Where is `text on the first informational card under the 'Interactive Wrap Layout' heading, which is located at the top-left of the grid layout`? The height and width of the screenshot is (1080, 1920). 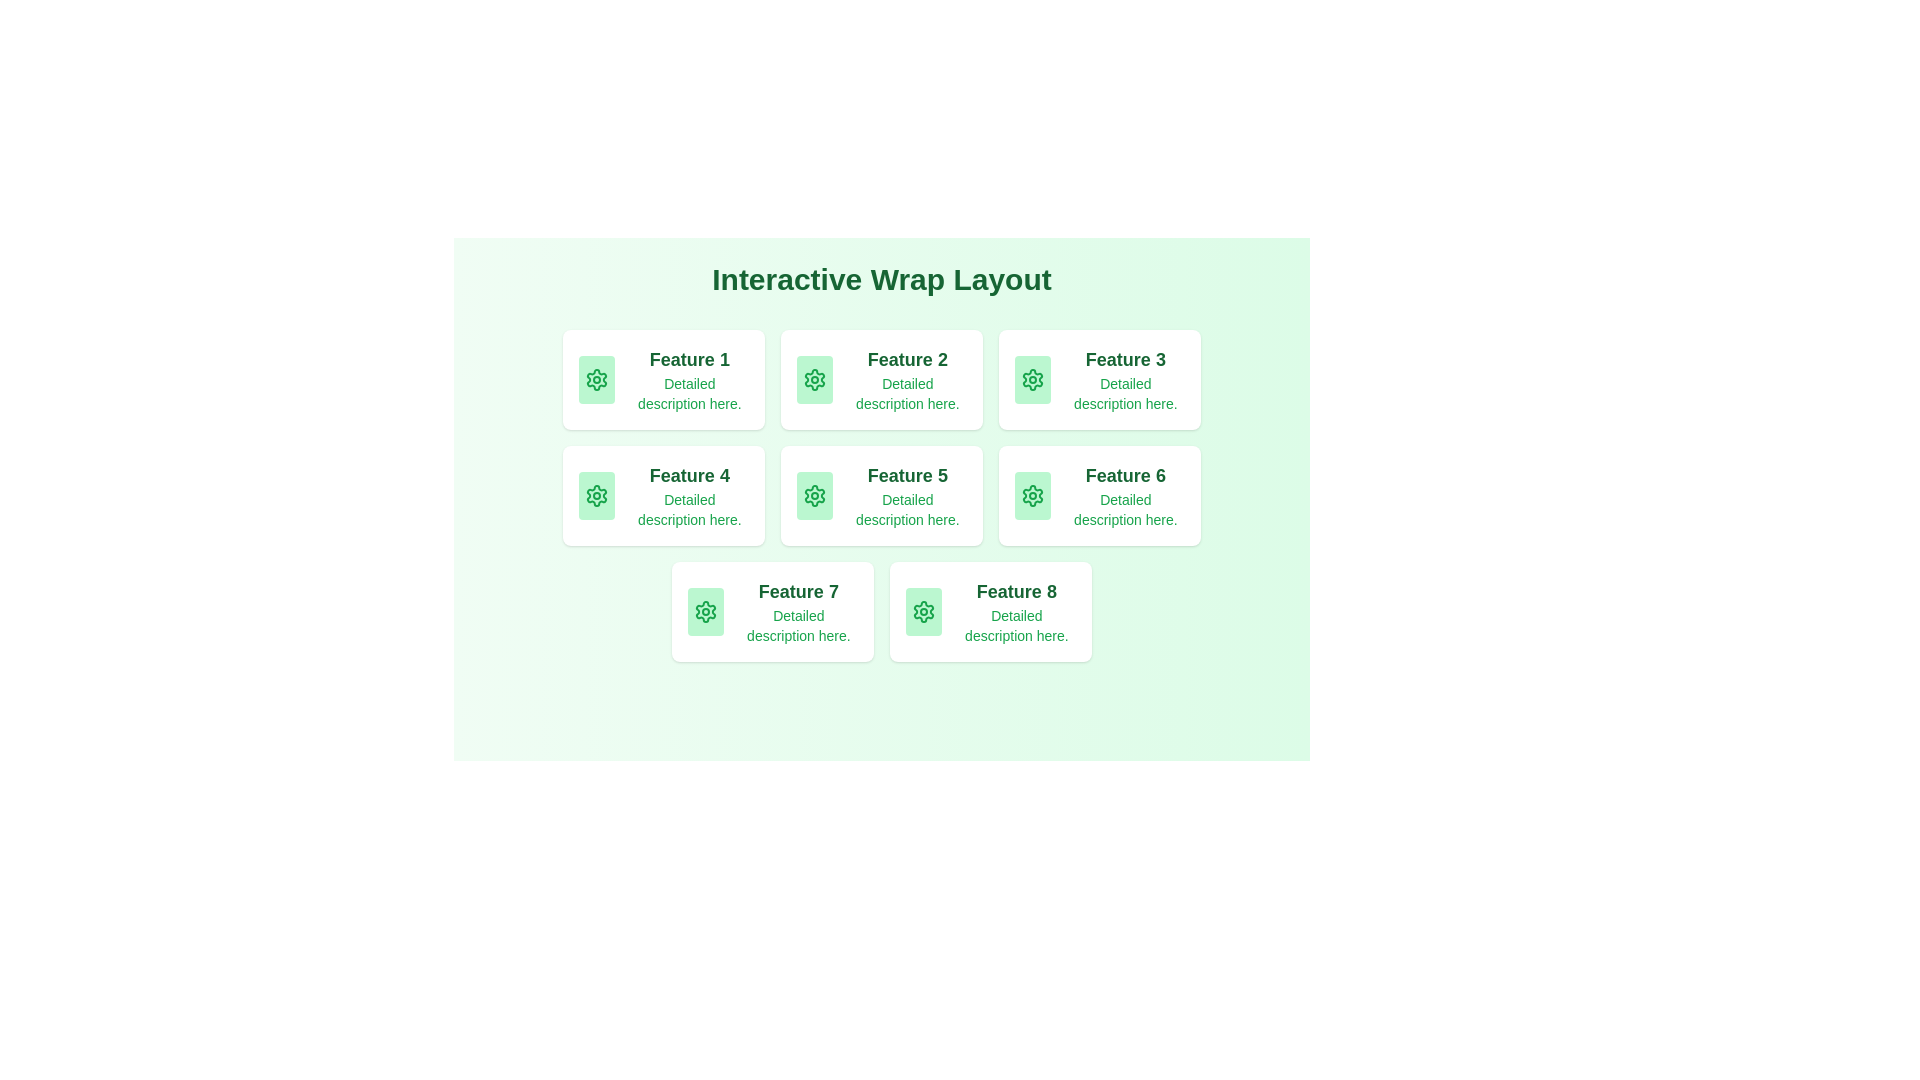 text on the first informational card under the 'Interactive Wrap Layout' heading, which is located at the top-left of the grid layout is located at coordinates (663, 380).